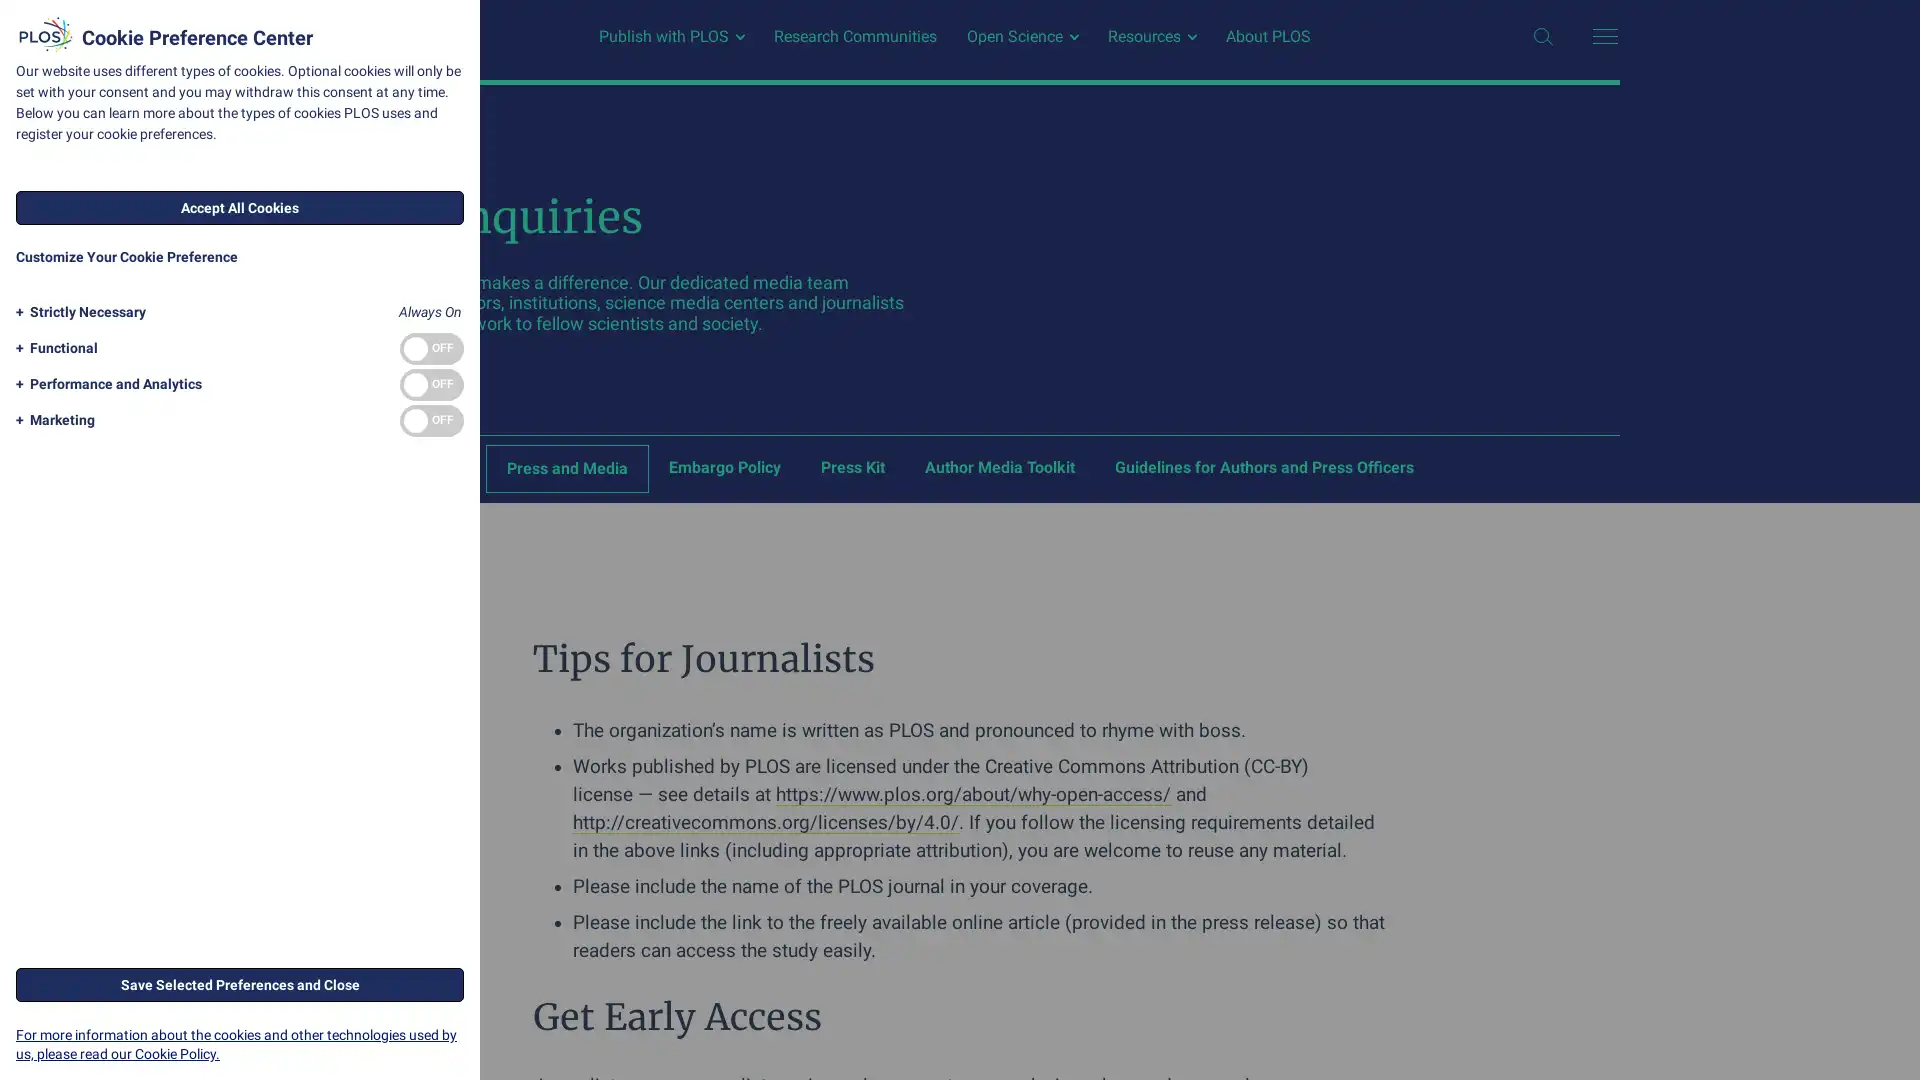  What do you see at coordinates (240, 982) in the screenshot?
I see `Save Selected Preferences and Close` at bounding box center [240, 982].